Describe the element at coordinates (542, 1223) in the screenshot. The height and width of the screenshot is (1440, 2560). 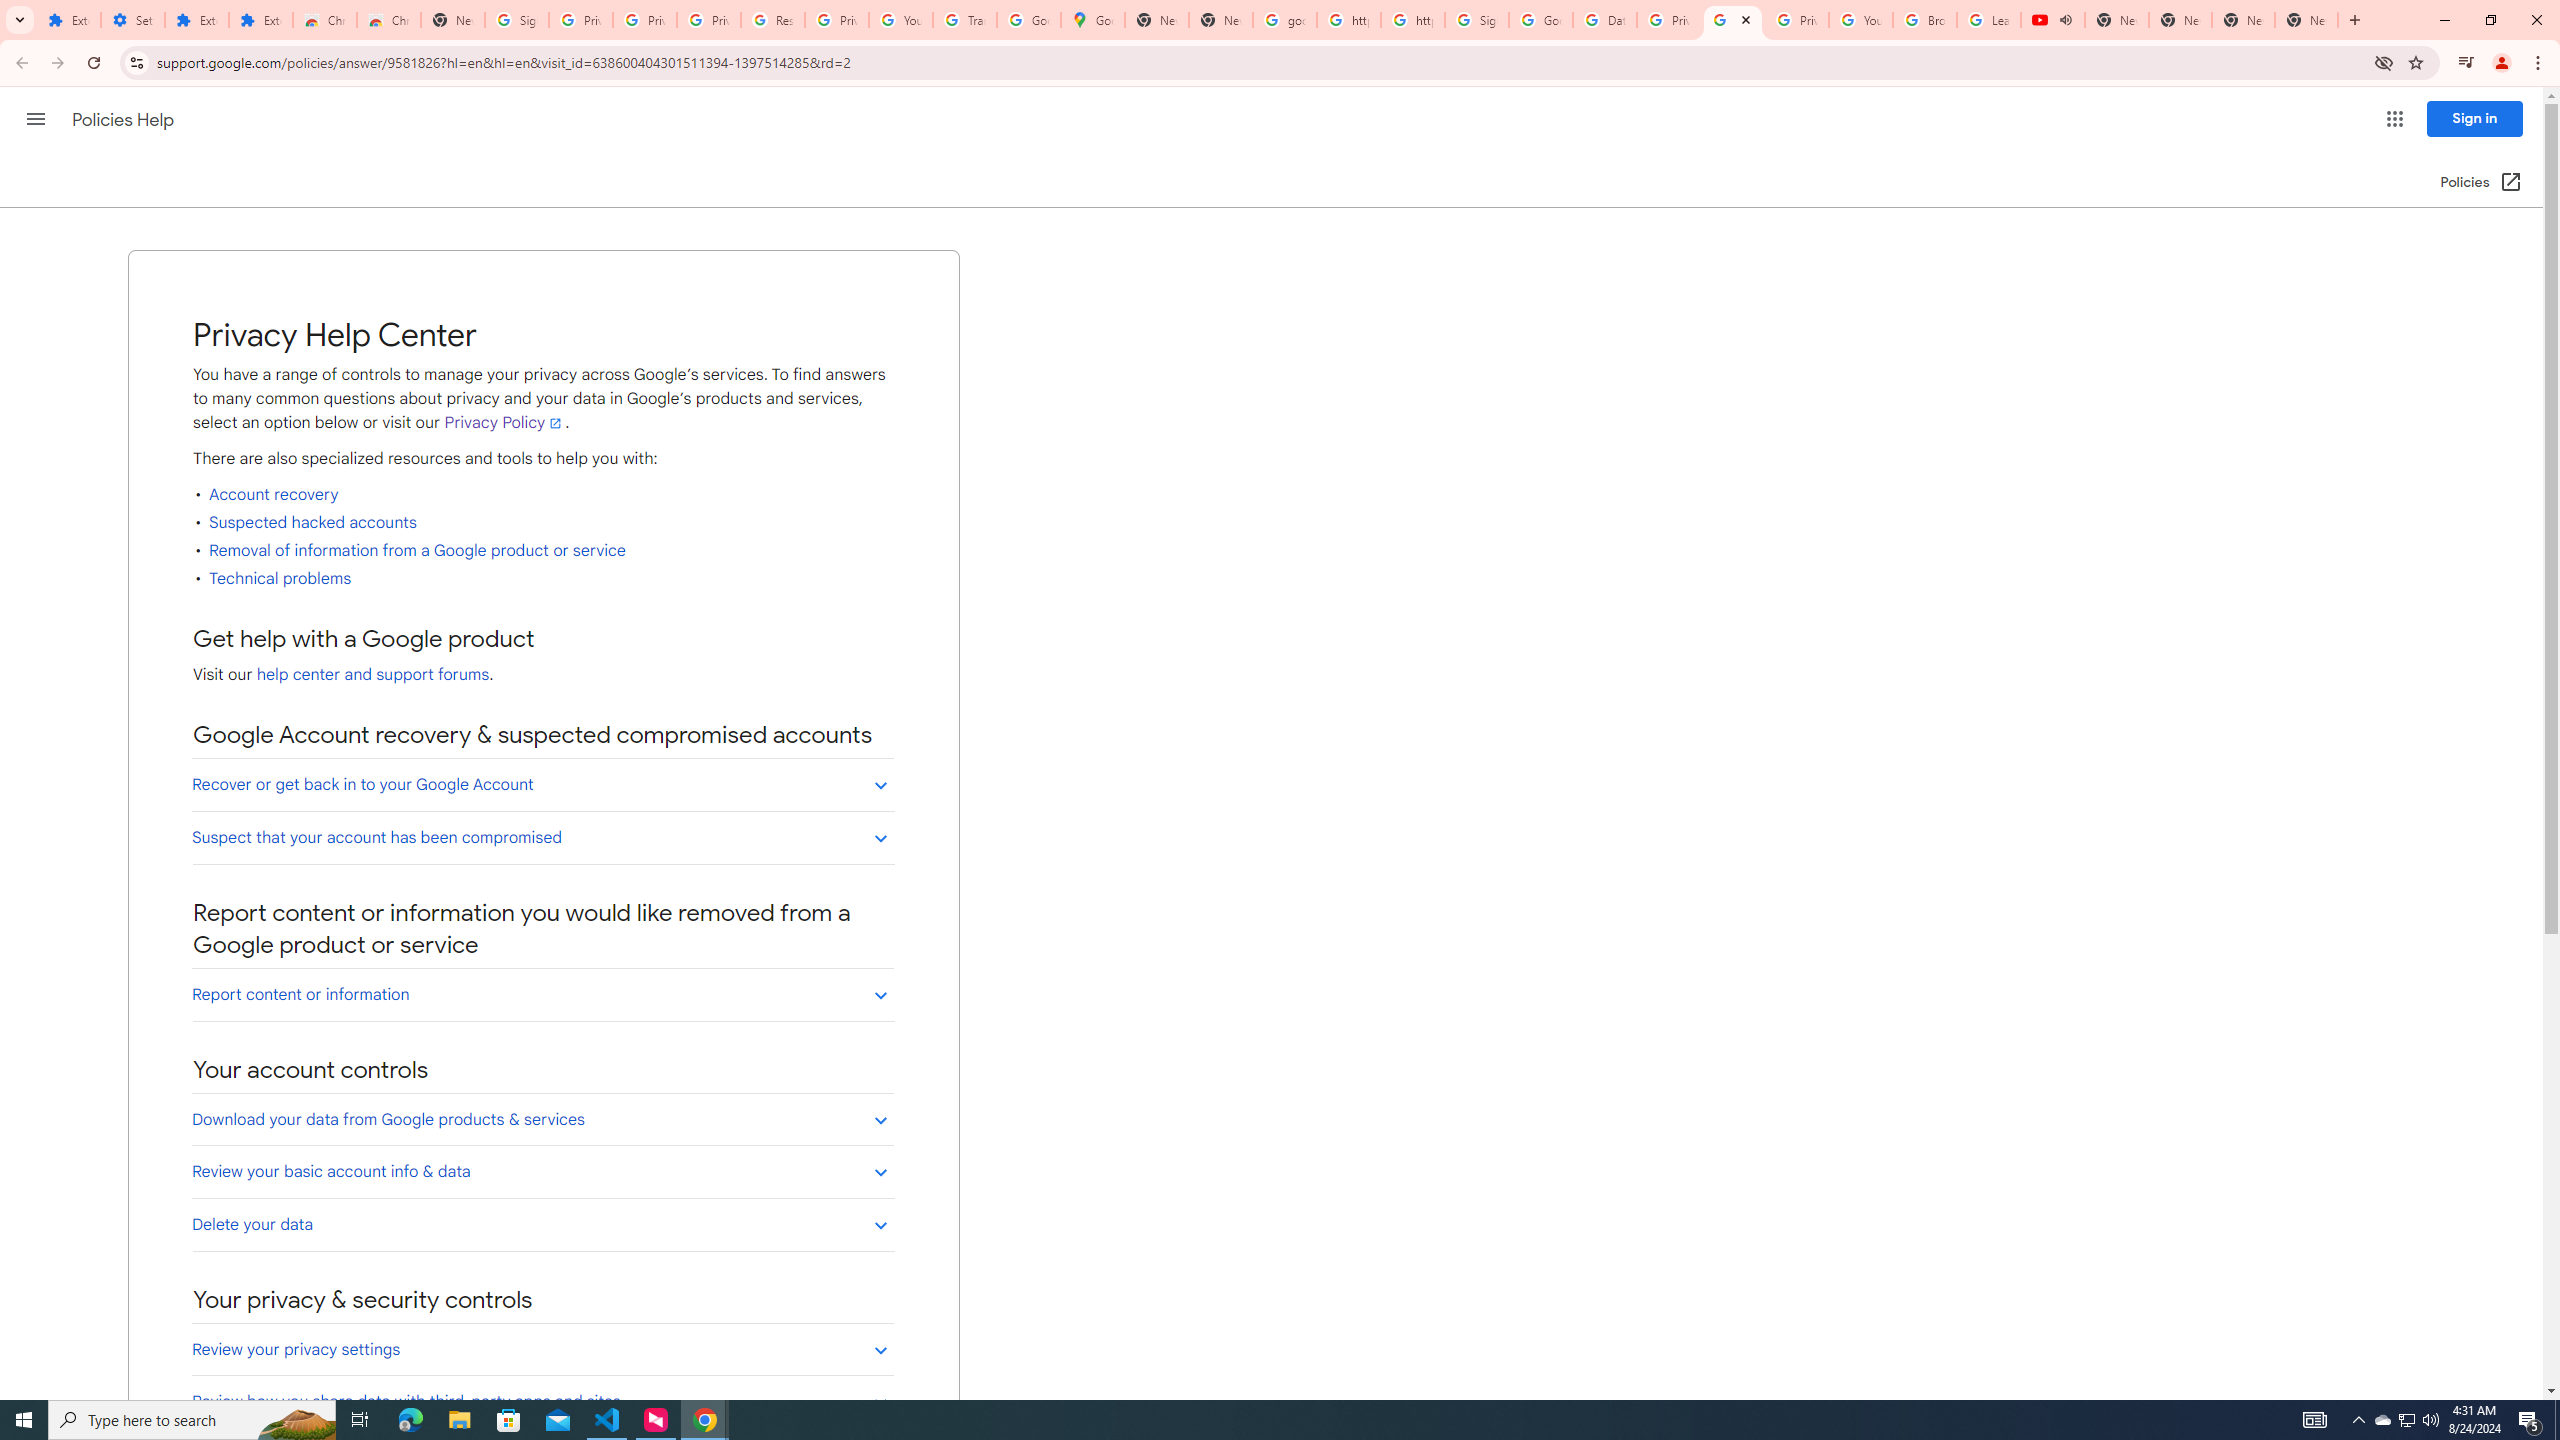
I see `'Delete your data'` at that location.